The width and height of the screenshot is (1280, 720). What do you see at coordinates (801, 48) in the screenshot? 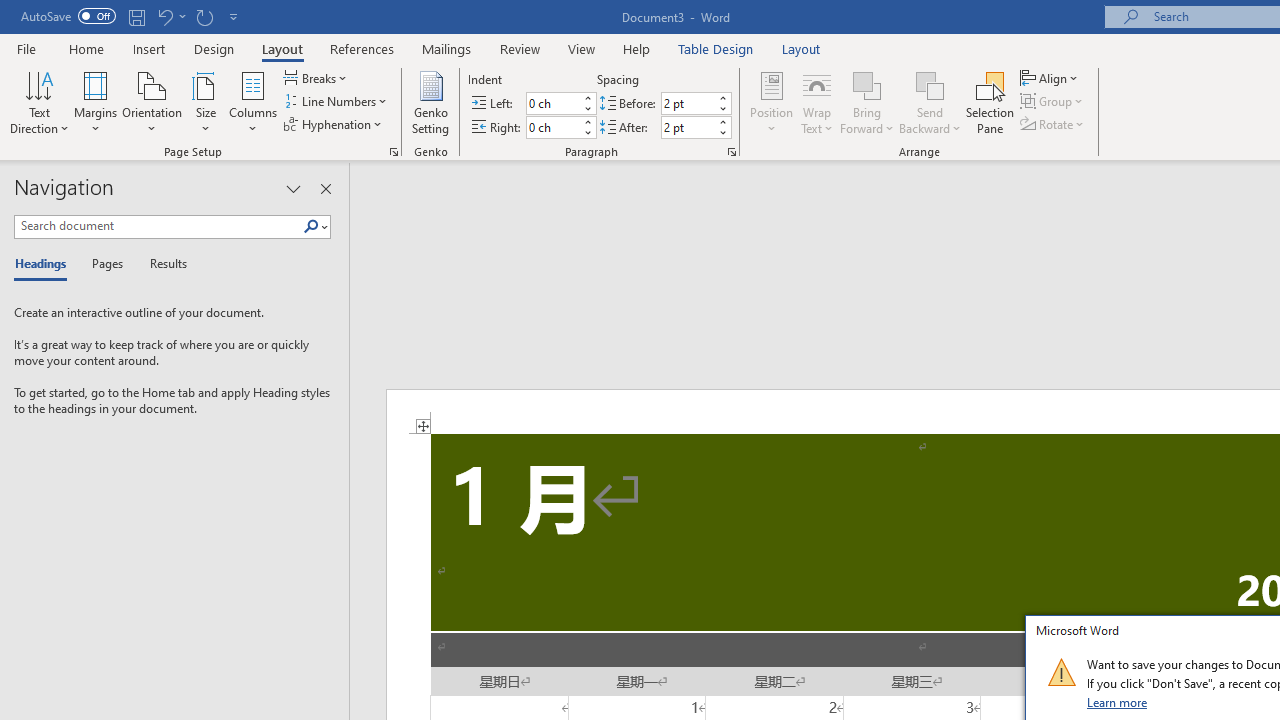
I see `'Layout'` at bounding box center [801, 48].